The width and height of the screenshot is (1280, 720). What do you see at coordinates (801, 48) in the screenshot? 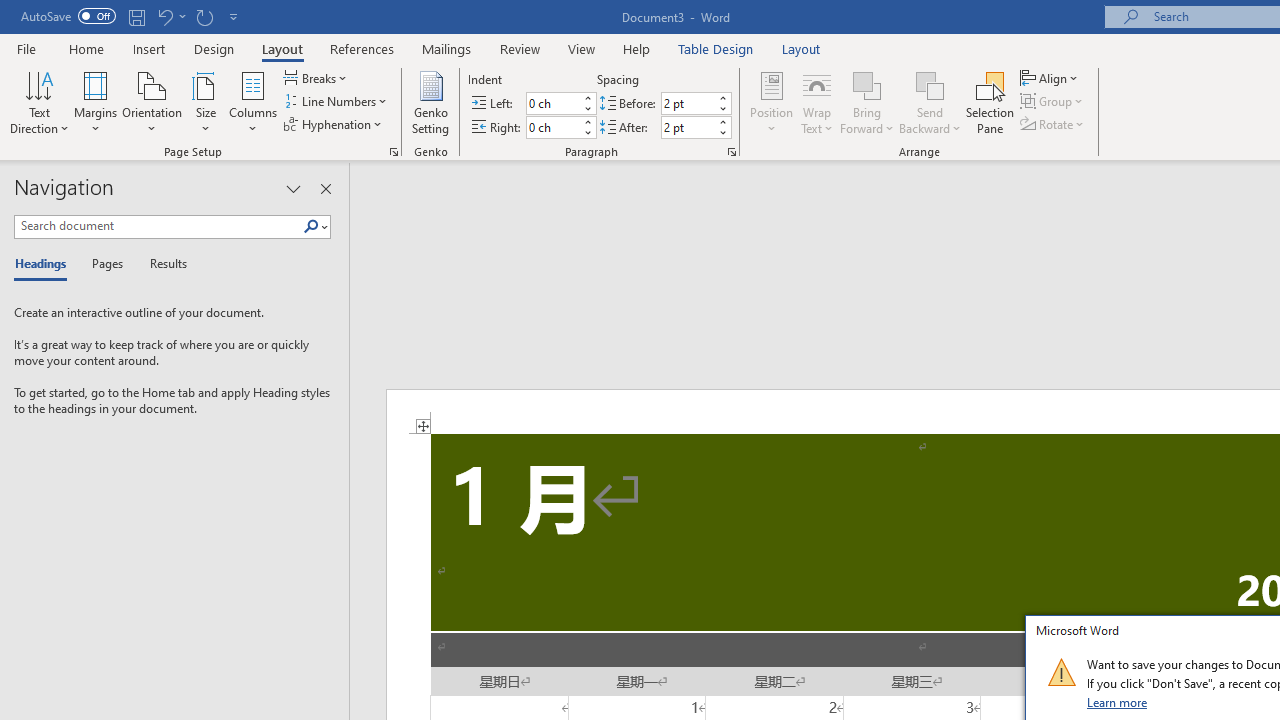
I see `'Layout'` at bounding box center [801, 48].